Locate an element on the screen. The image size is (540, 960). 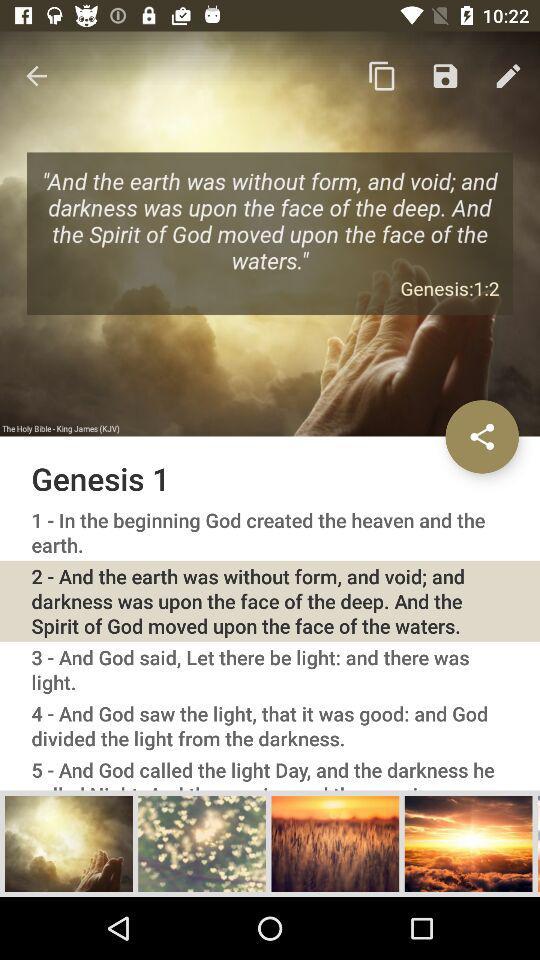
the 1 in the item is located at coordinates (270, 531).